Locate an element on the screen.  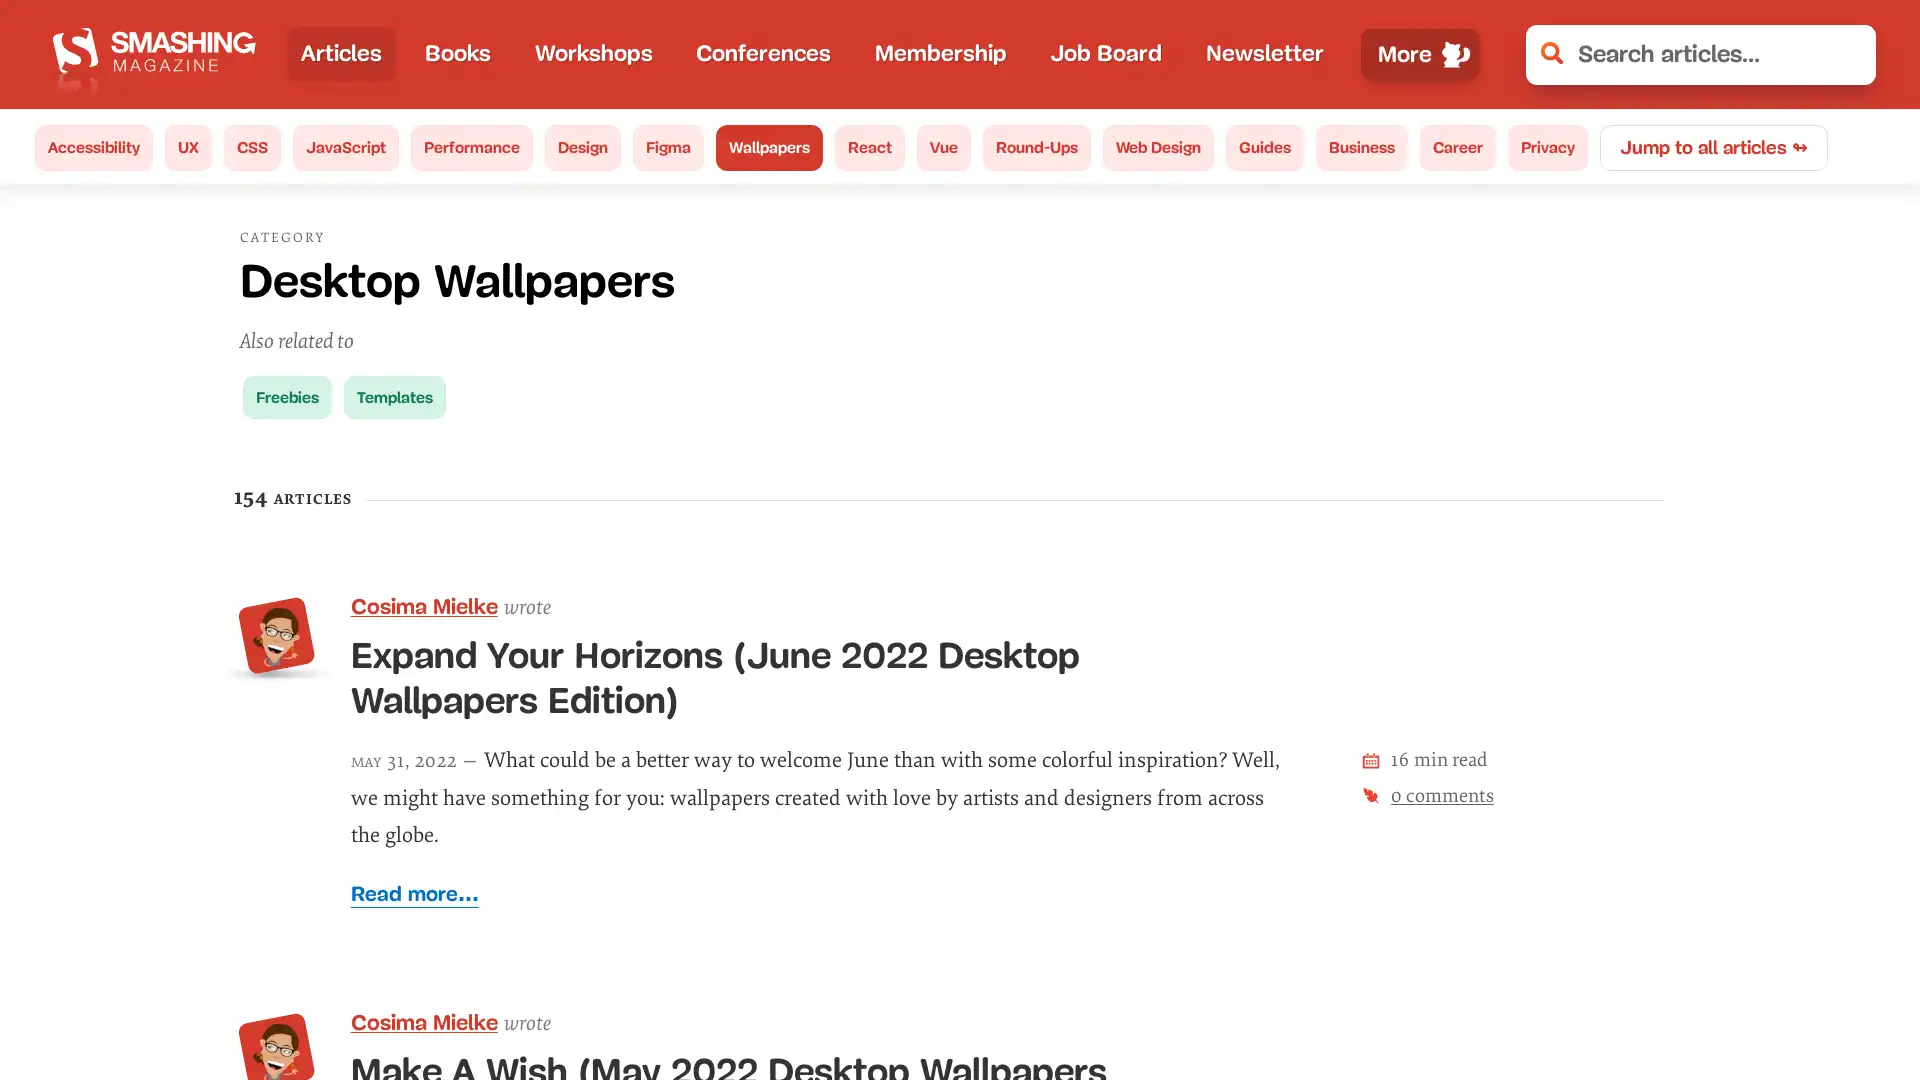
Its okay. is located at coordinates (1768, 999).